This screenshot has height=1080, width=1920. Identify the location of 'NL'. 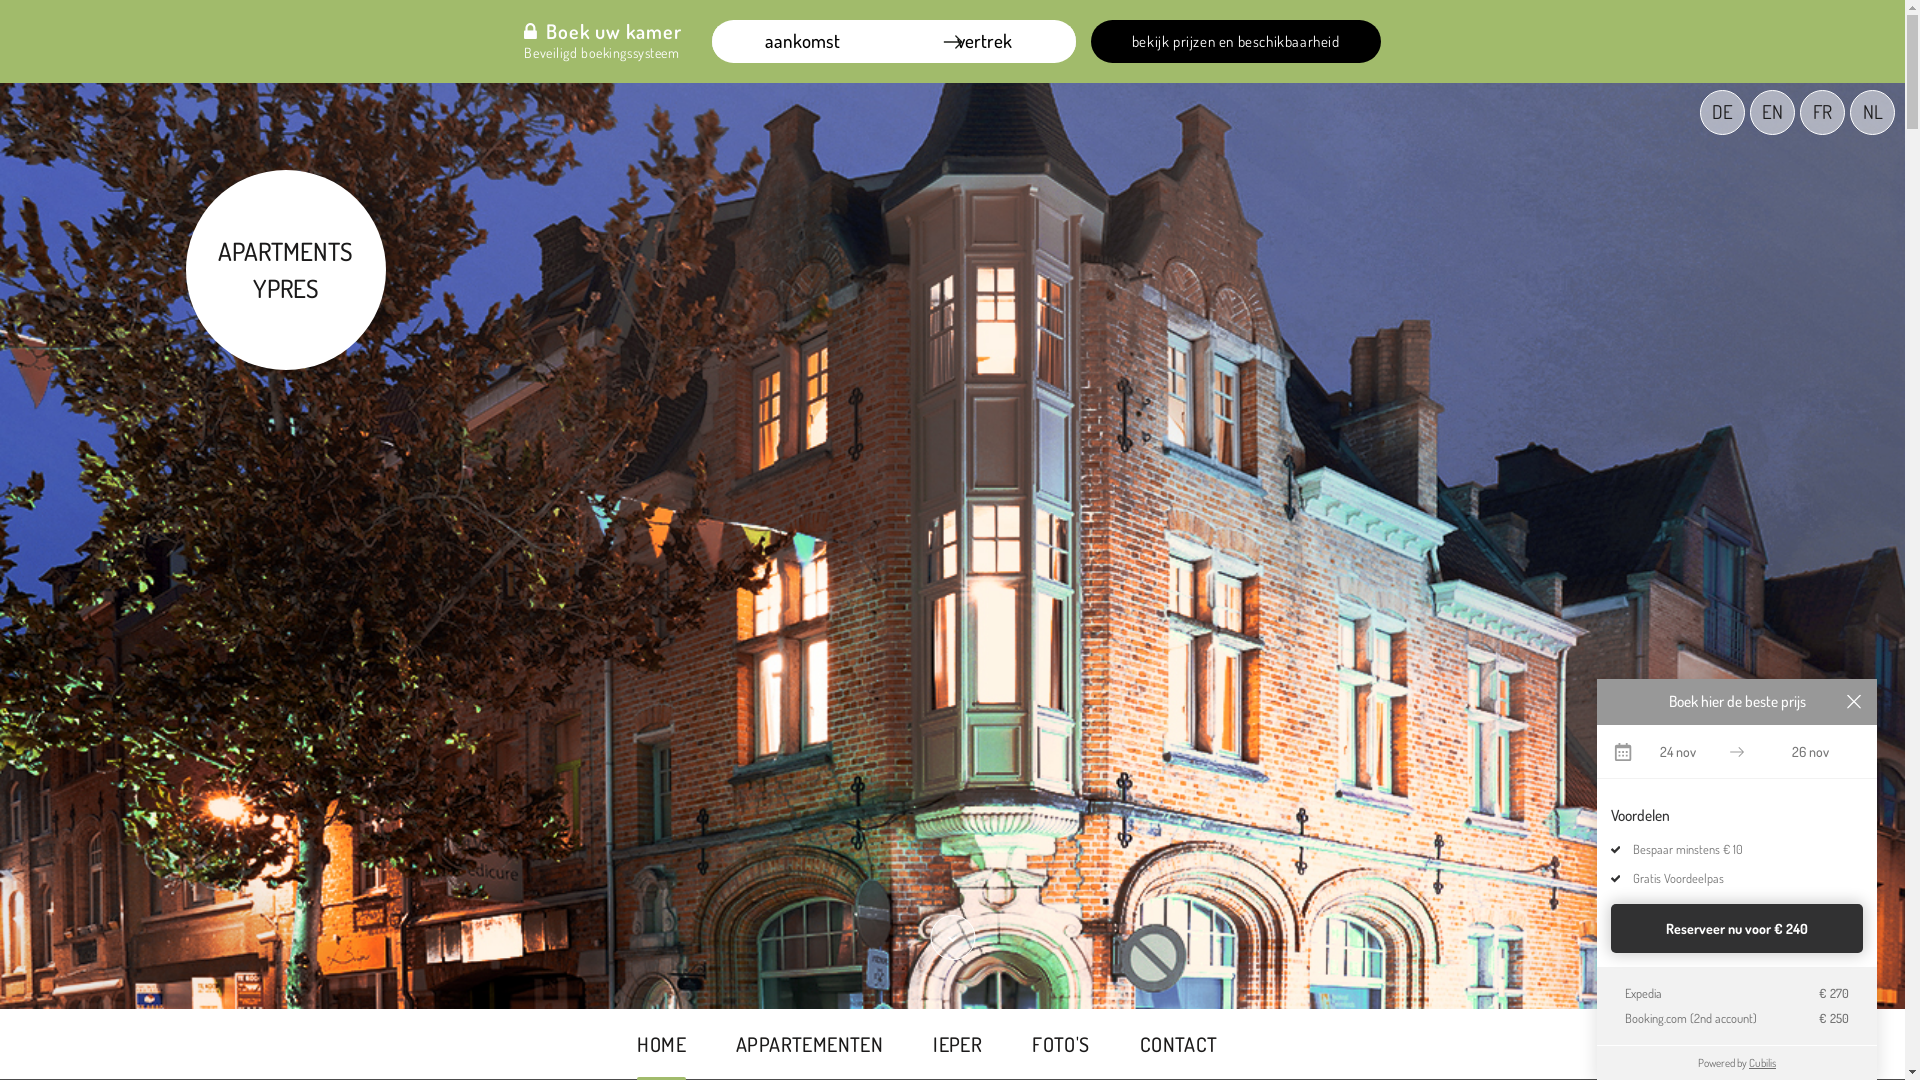
(1871, 112).